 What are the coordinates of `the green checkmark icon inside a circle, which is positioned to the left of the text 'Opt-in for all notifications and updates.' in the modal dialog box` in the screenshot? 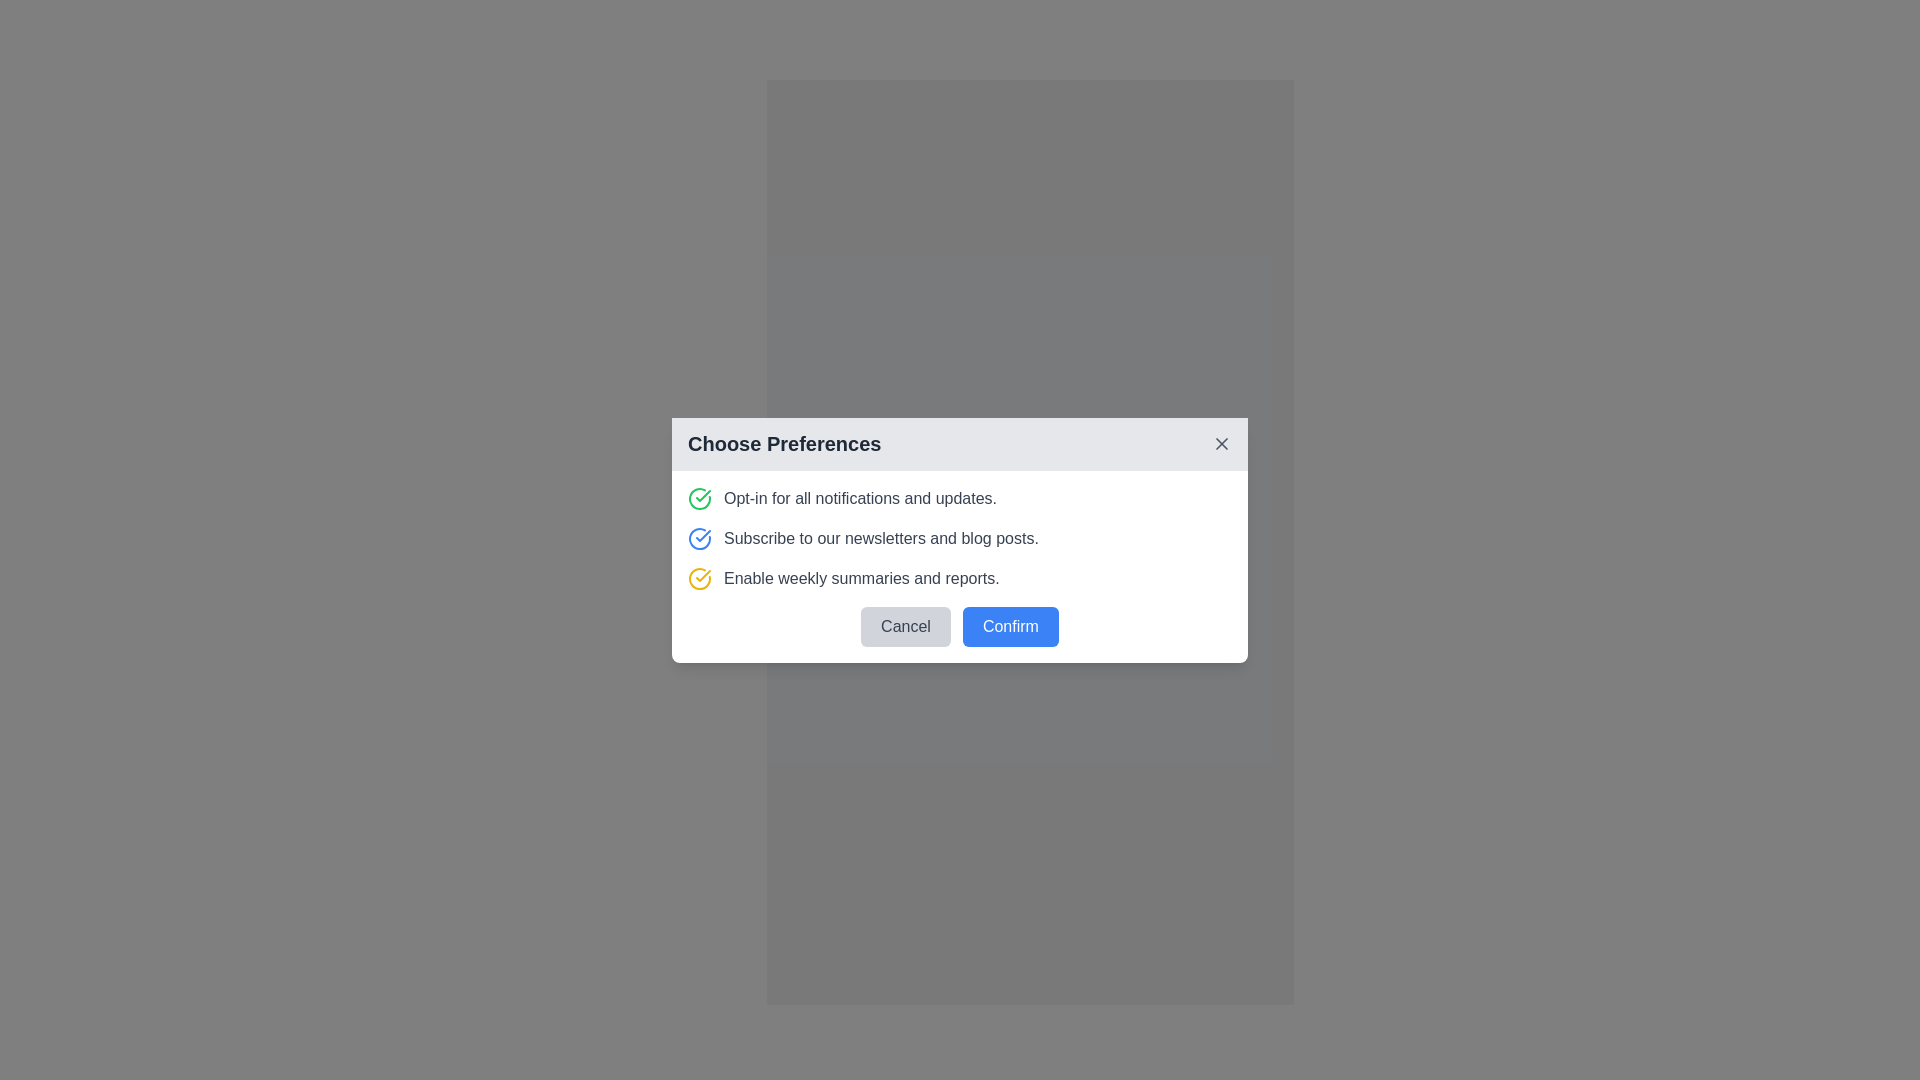 It's located at (700, 497).